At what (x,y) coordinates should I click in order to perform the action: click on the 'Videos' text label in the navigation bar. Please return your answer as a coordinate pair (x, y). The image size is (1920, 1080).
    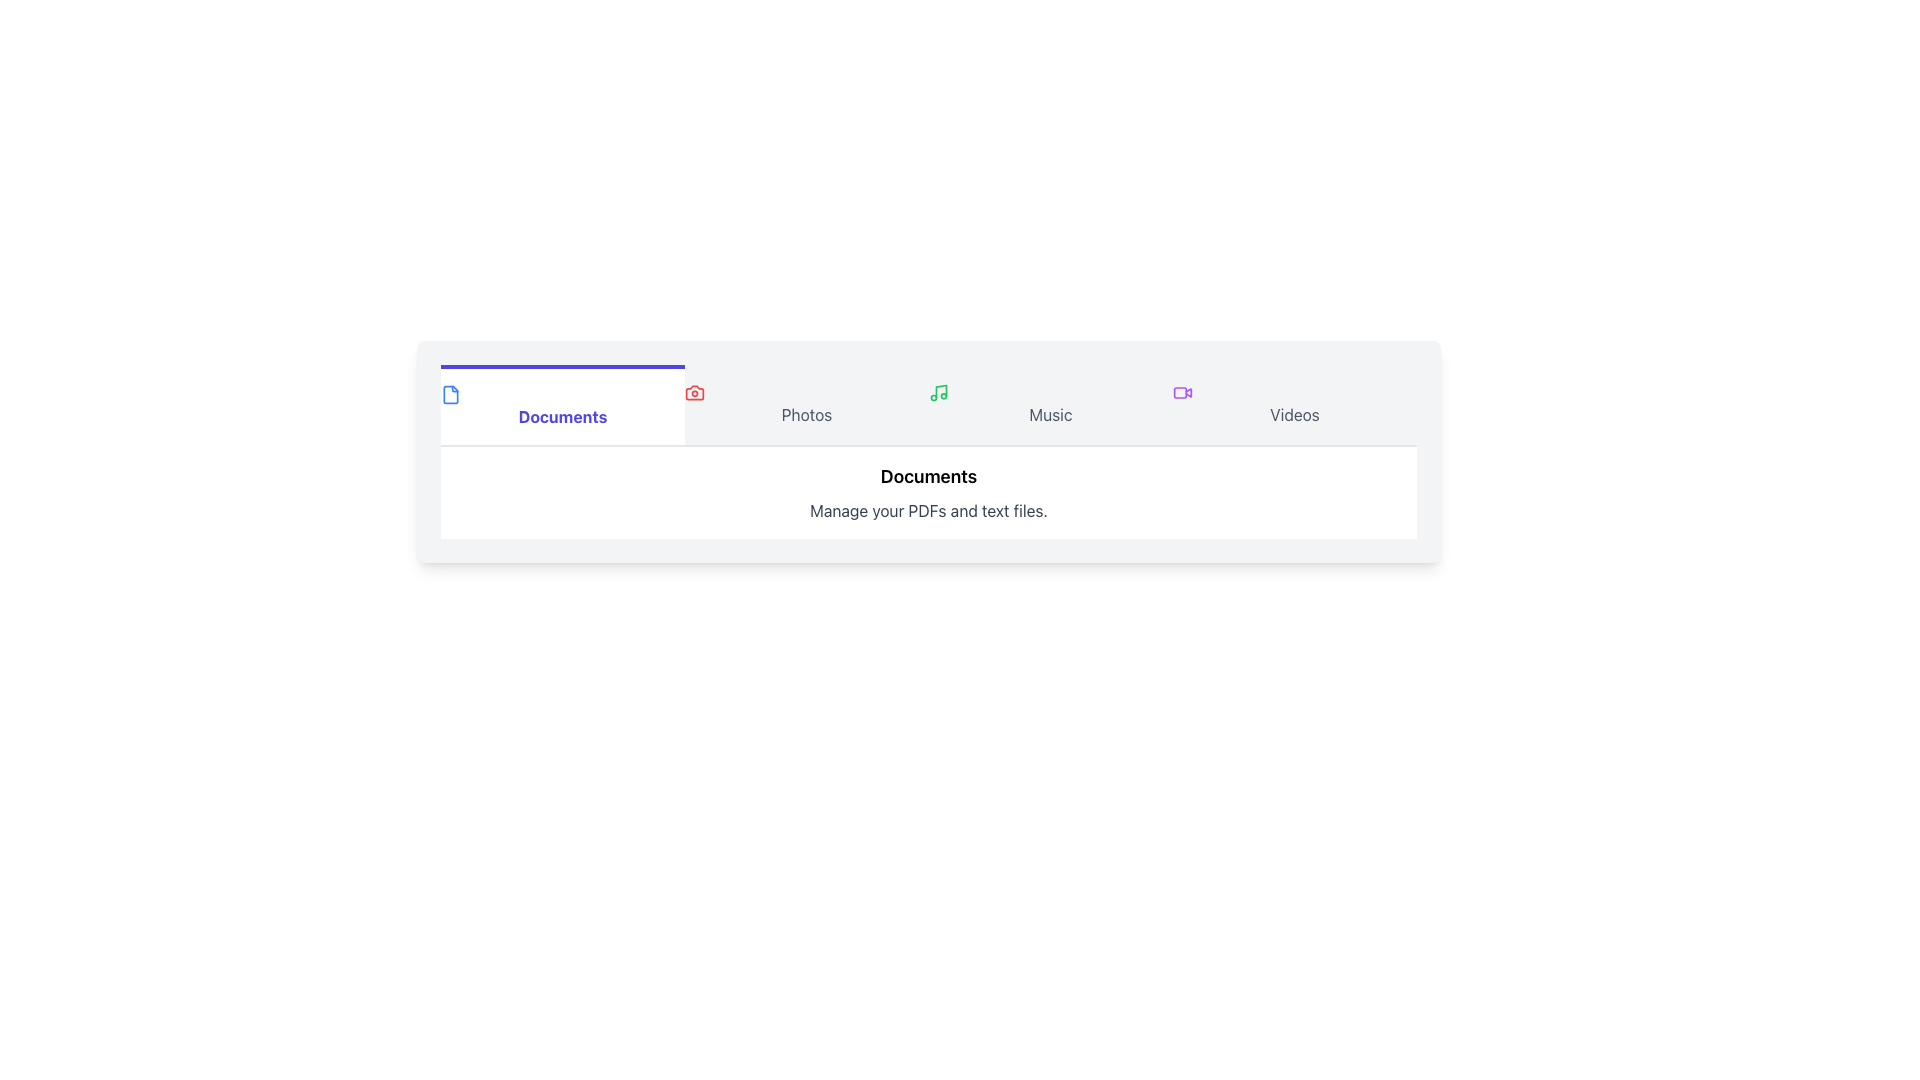
    Looking at the image, I should click on (1295, 414).